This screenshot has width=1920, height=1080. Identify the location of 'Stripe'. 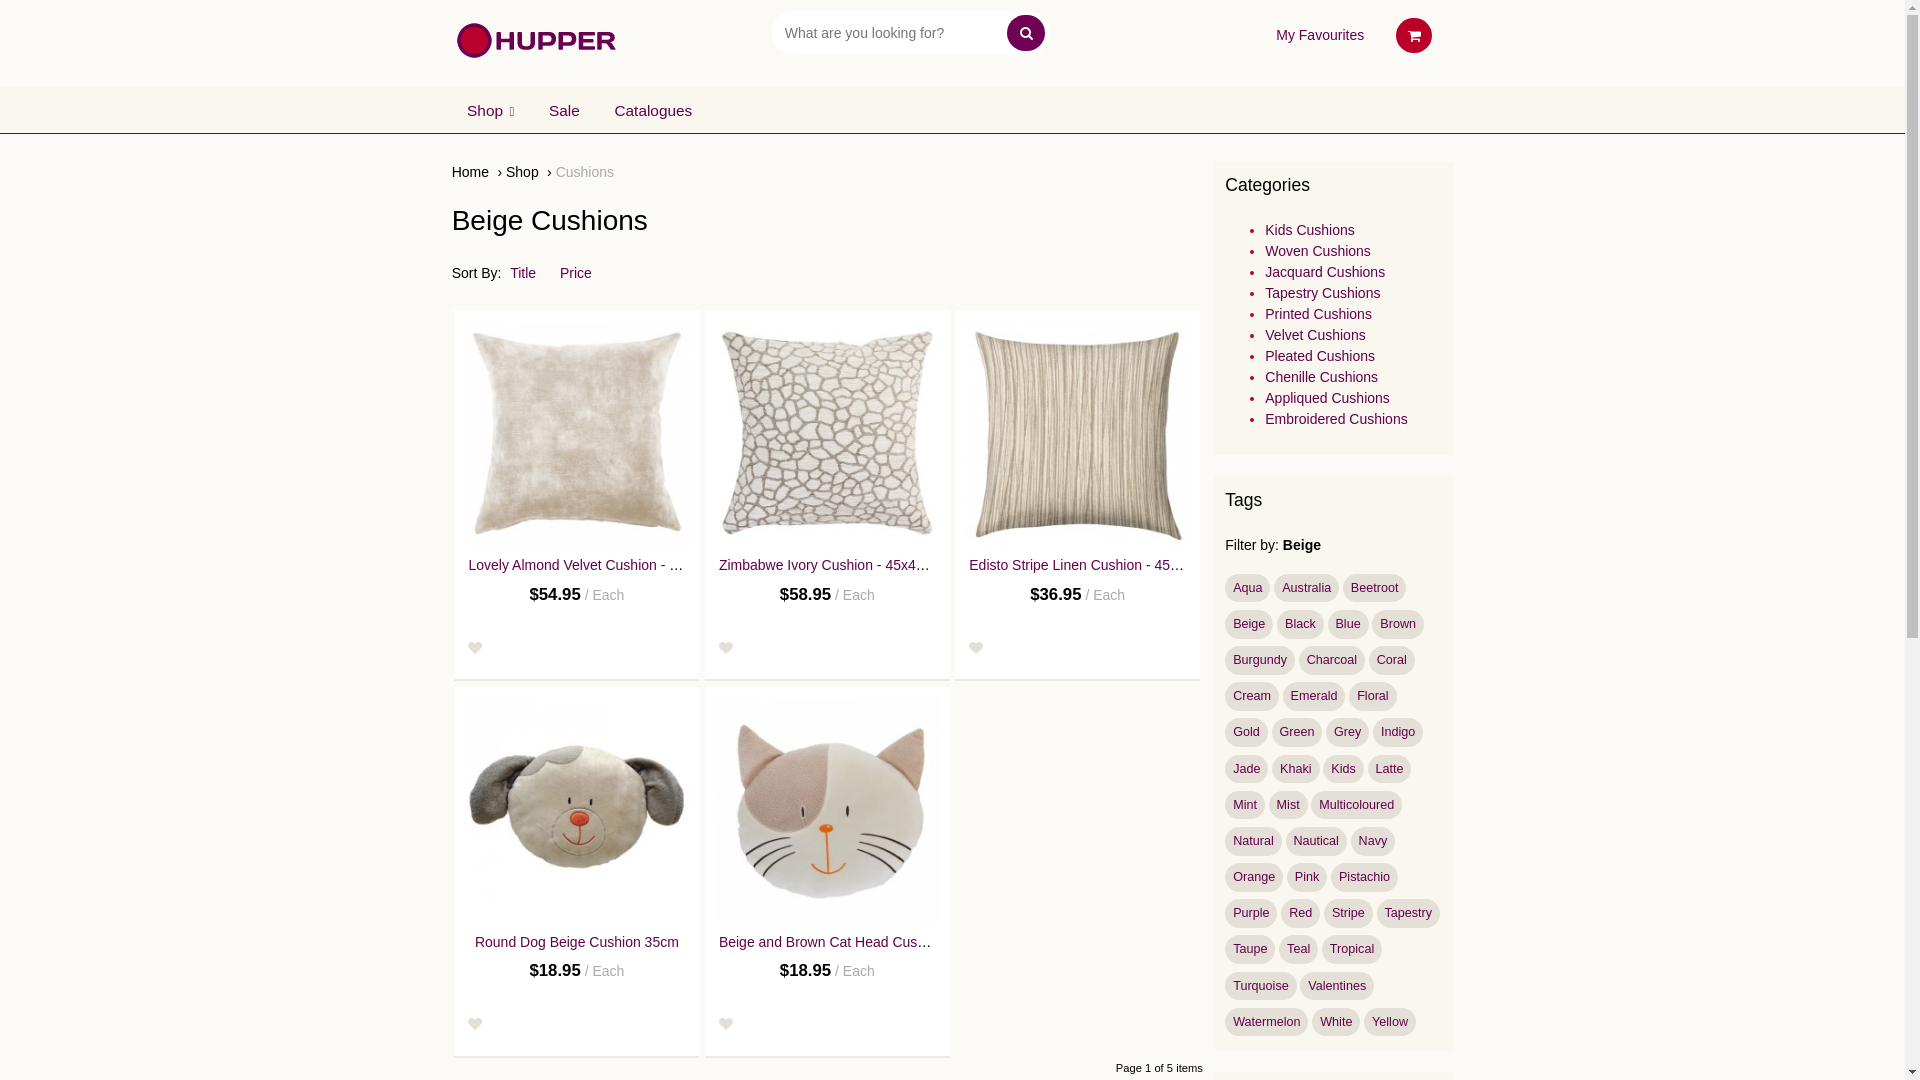
(1348, 913).